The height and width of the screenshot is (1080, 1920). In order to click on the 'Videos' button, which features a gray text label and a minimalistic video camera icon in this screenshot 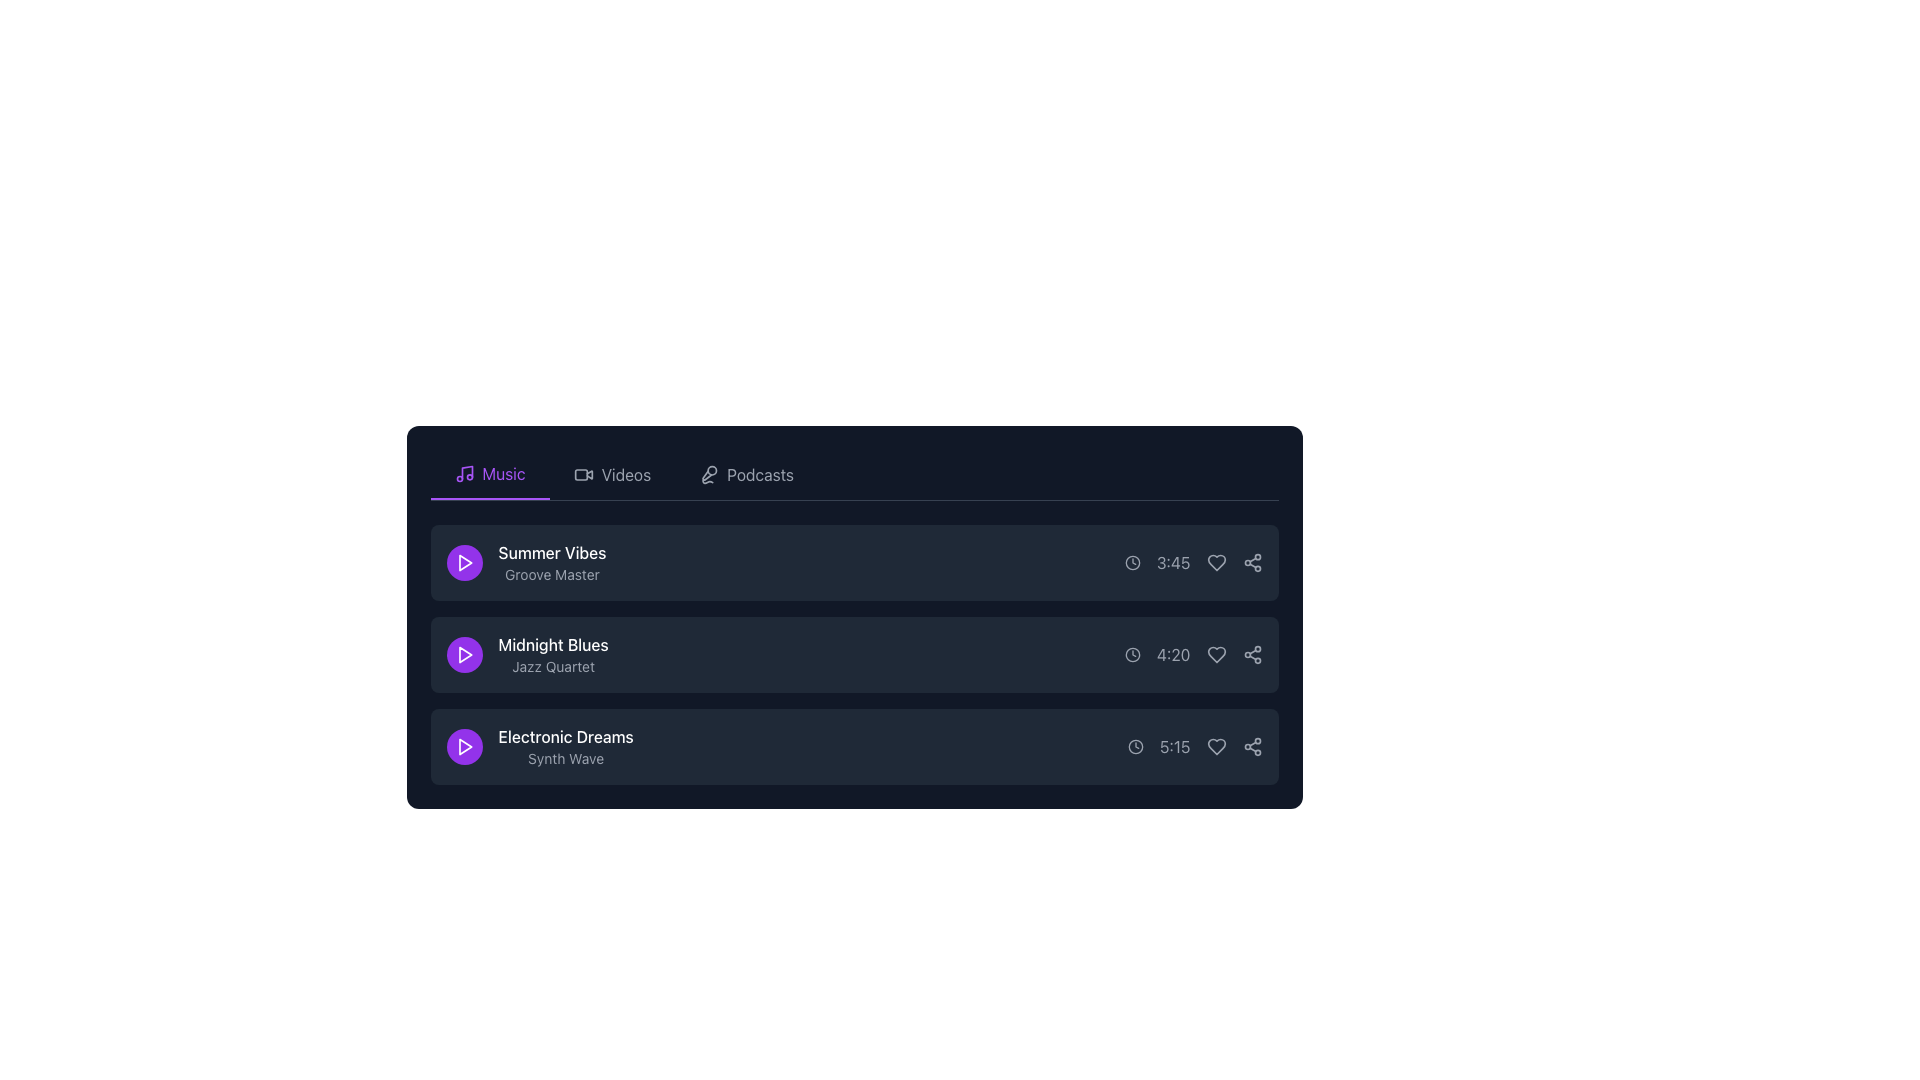, I will do `click(611, 474)`.